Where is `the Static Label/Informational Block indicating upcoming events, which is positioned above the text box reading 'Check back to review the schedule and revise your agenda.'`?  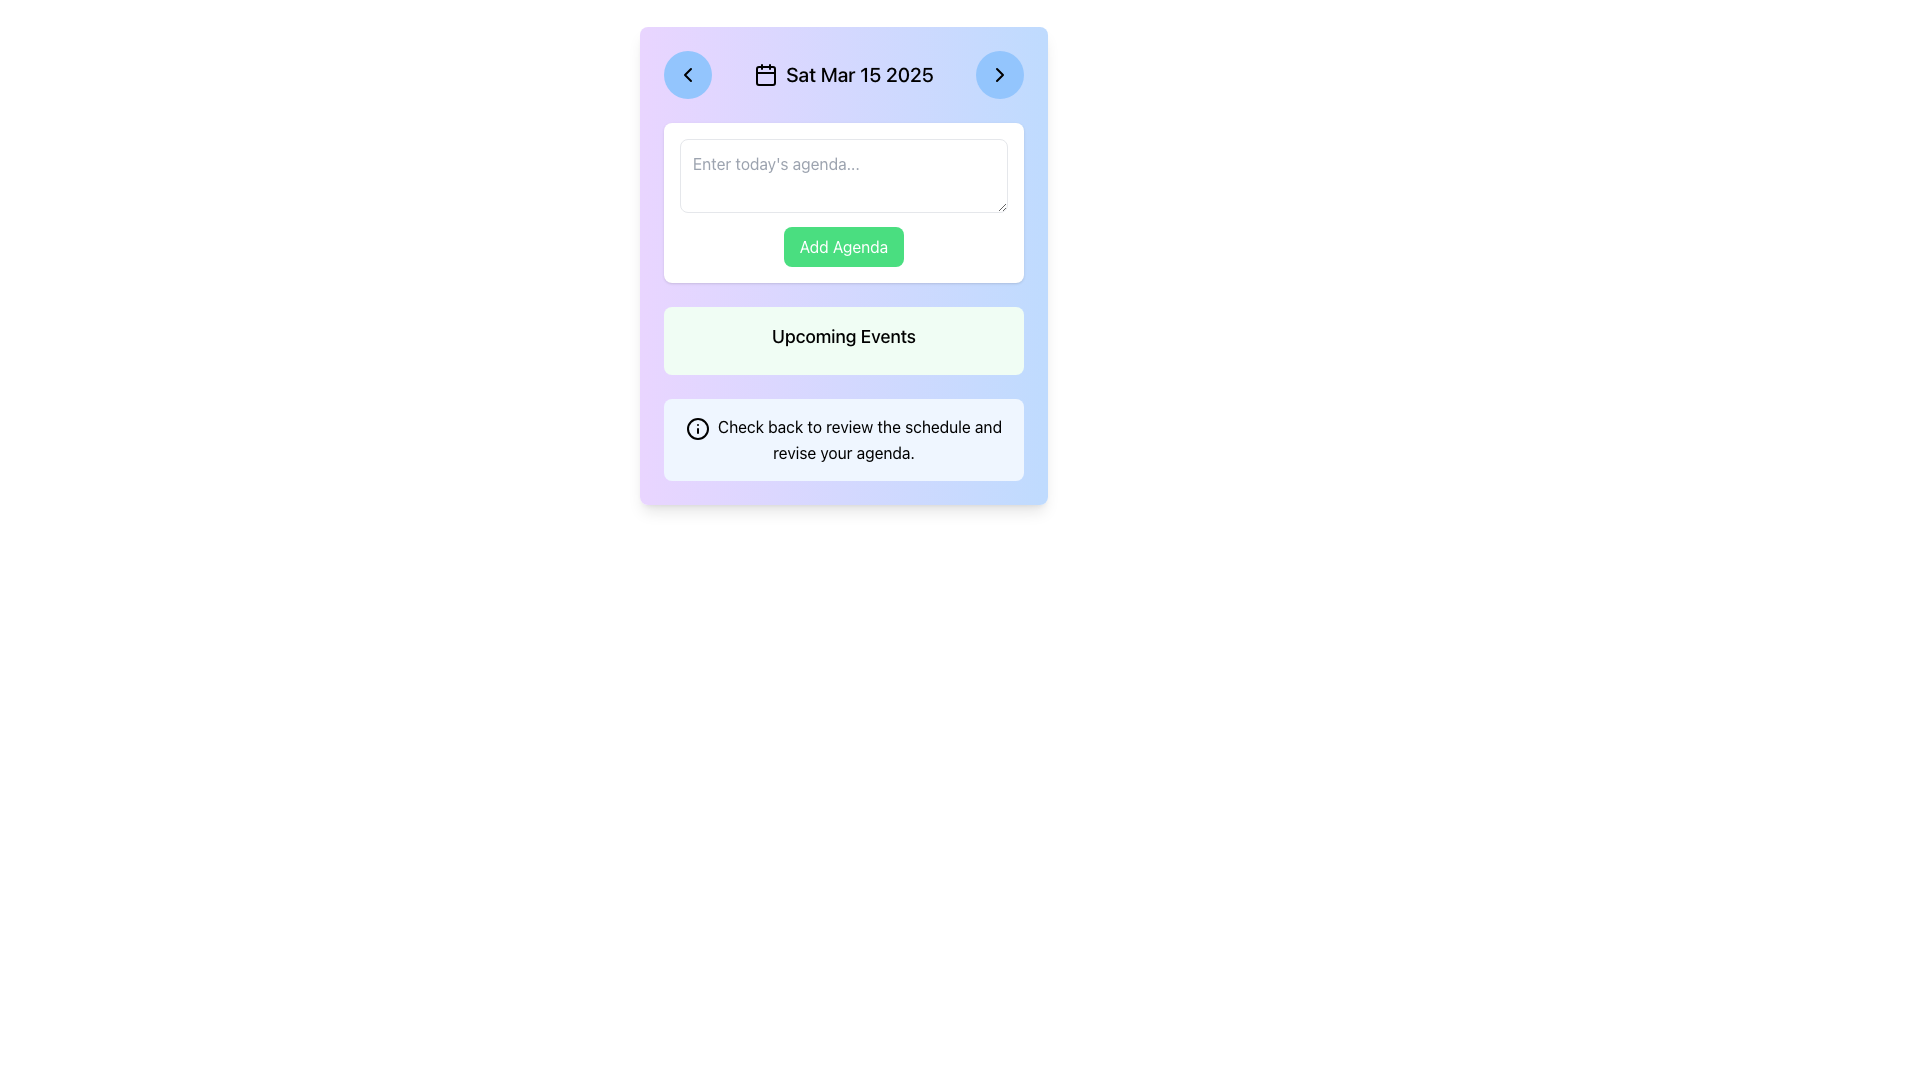 the Static Label/Informational Block indicating upcoming events, which is positioned above the text box reading 'Check back to review the schedule and revise your agenda.' is located at coordinates (844, 339).